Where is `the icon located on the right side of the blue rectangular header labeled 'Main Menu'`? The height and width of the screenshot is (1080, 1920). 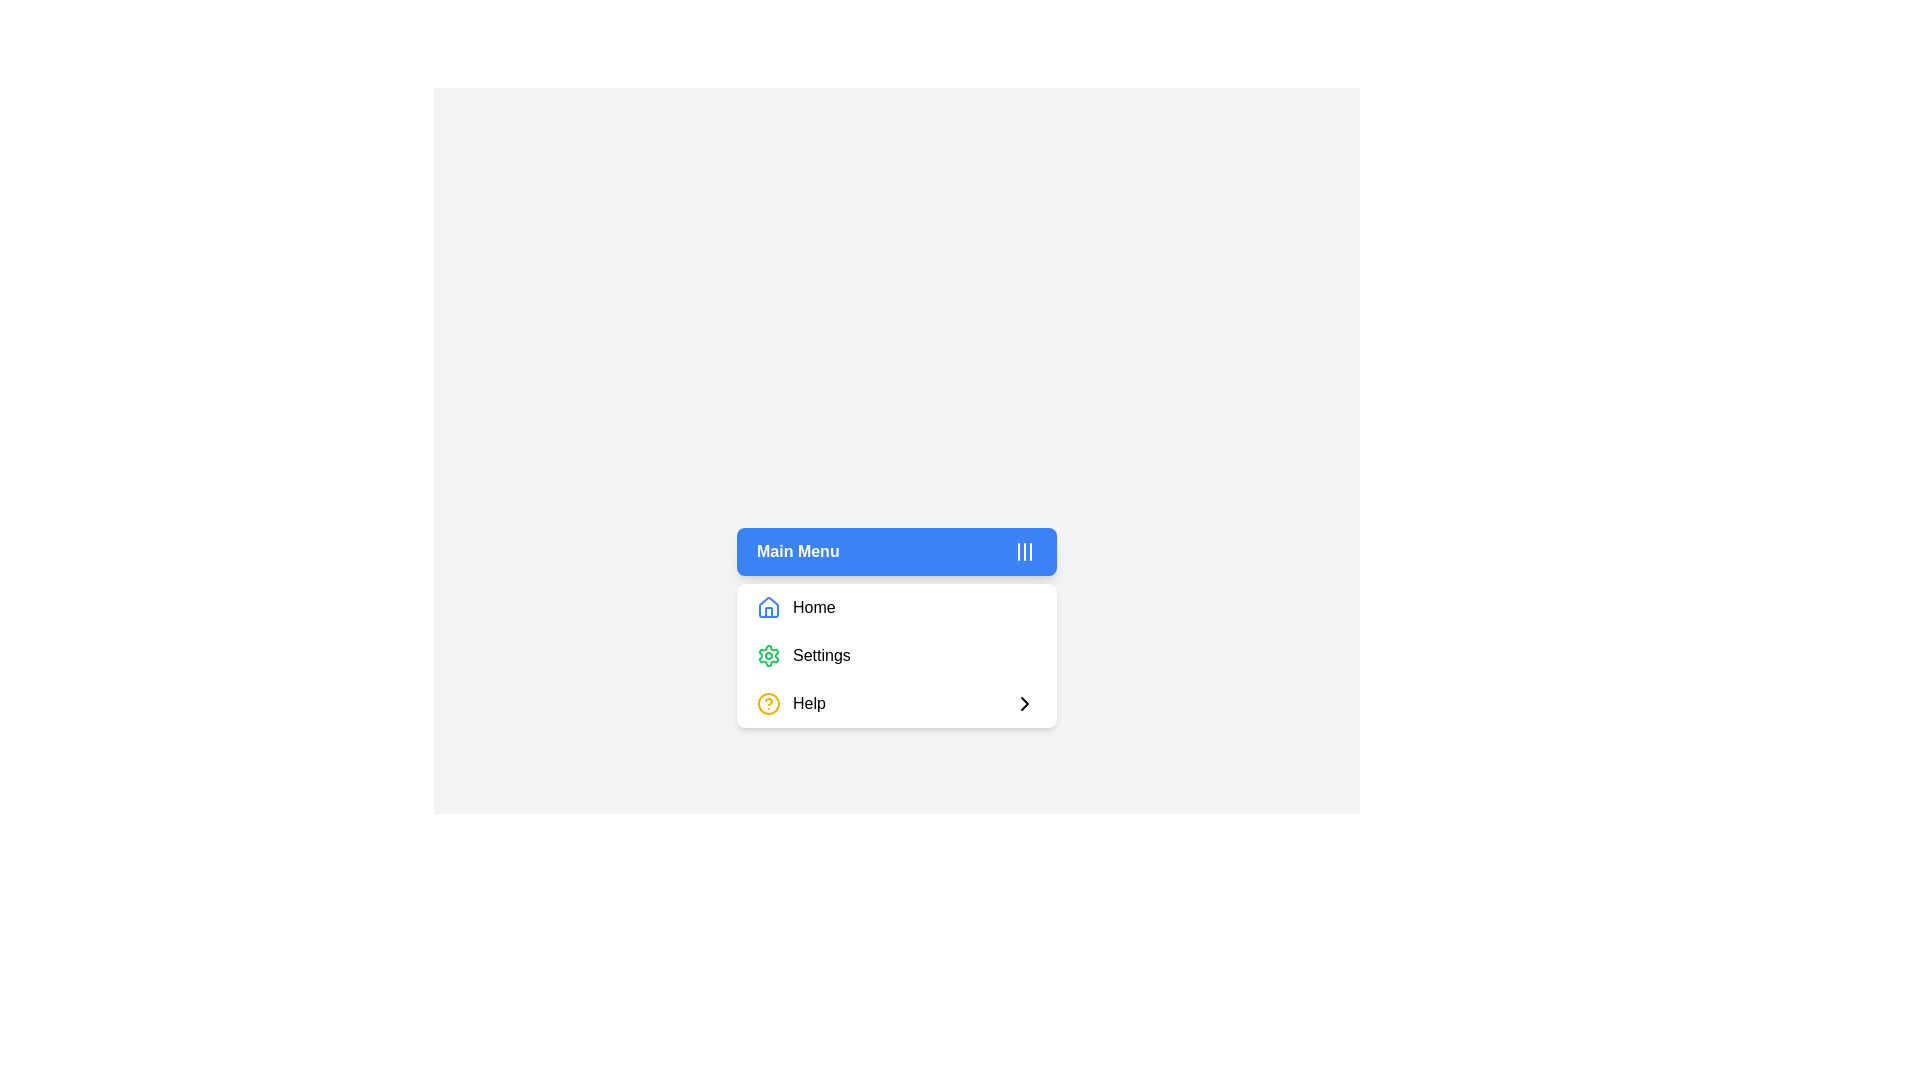
the icon located on the right side of the blue rectangular header labeled 'Main Menu' is located at coordinates (1025, 551).